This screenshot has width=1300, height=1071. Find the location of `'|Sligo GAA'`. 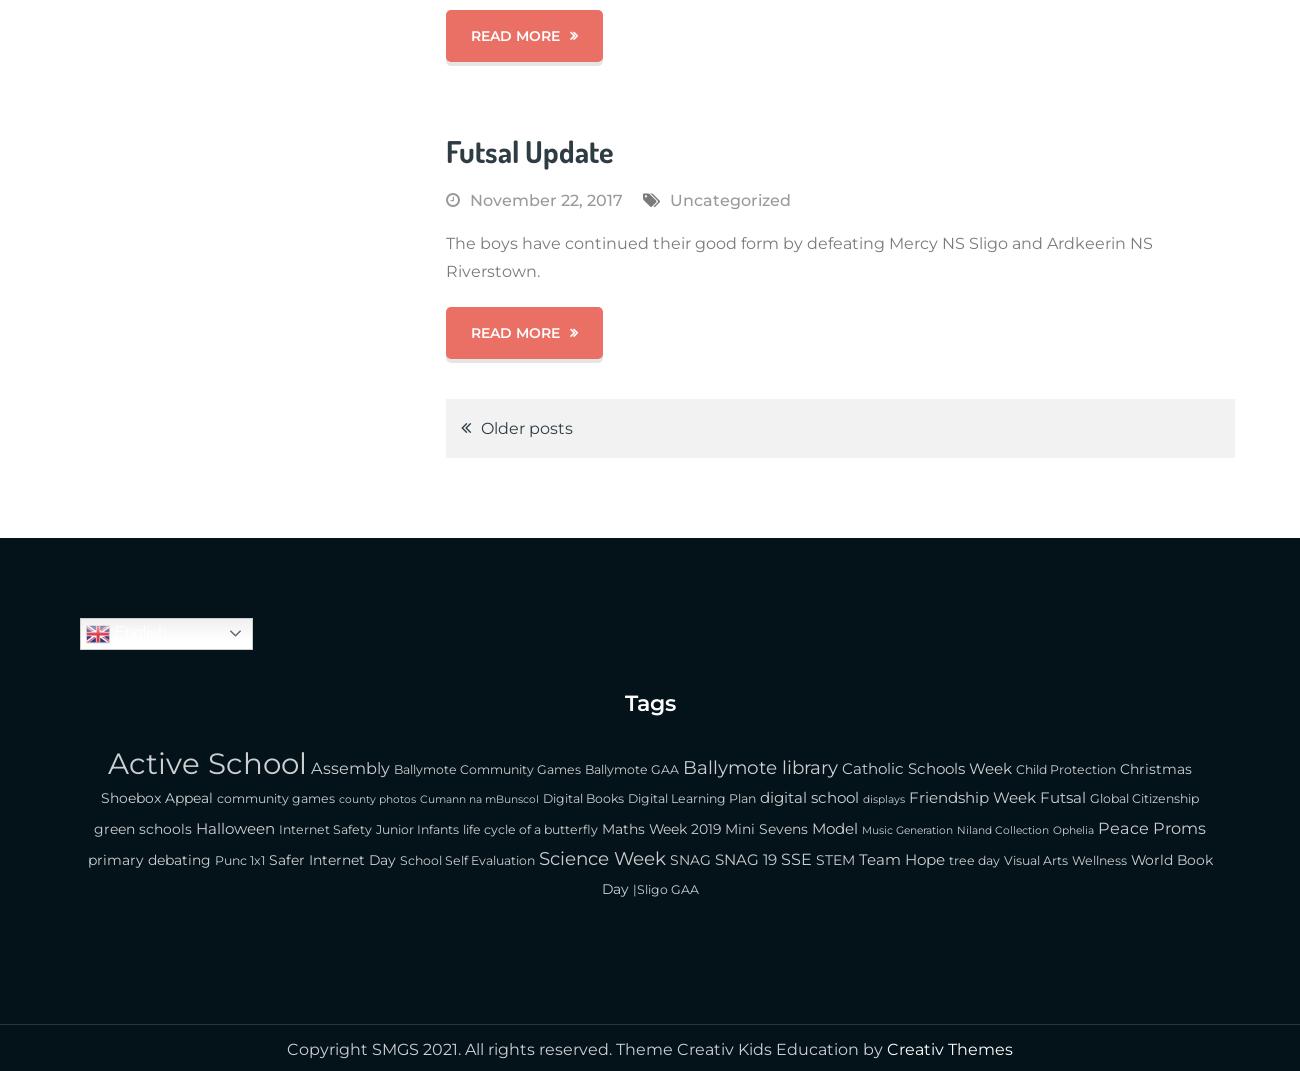

'|Sligo GAA' is located at coordinates (663, 889).